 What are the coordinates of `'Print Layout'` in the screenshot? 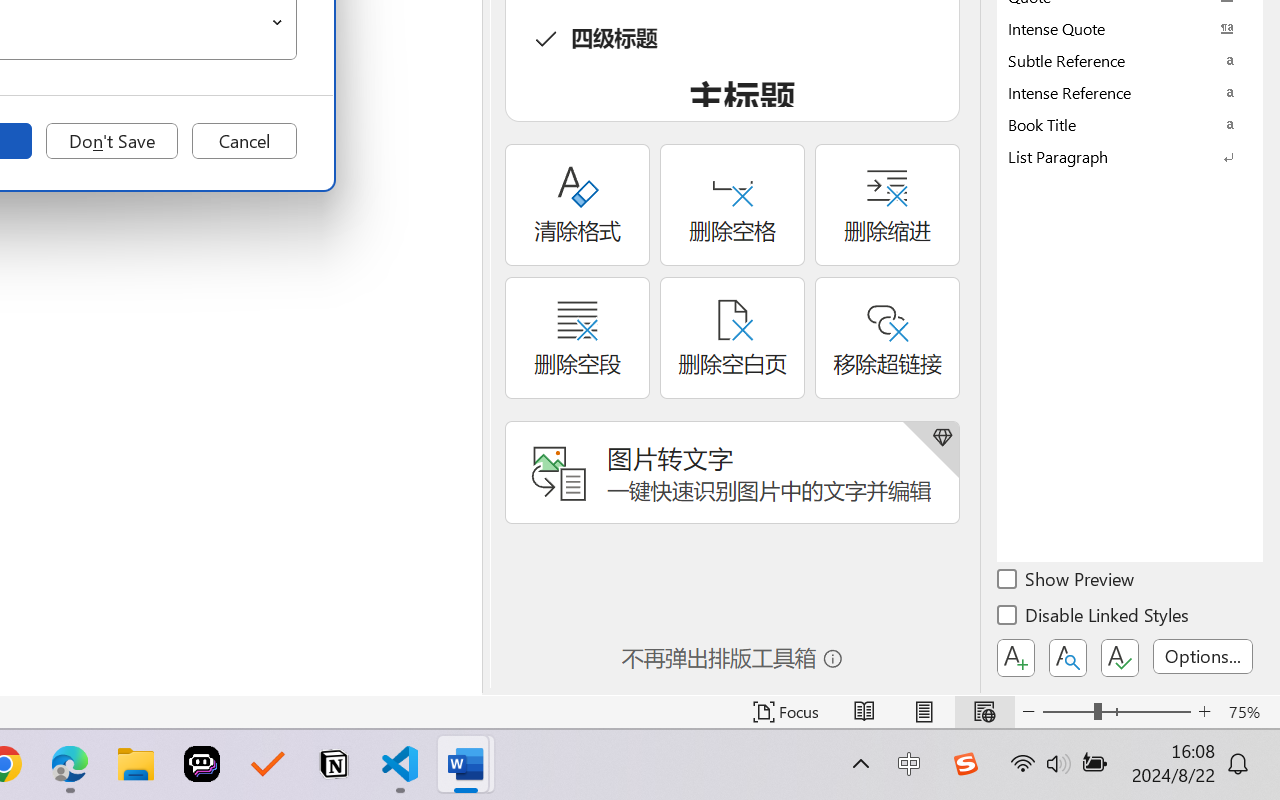 It's located at (923, 711).